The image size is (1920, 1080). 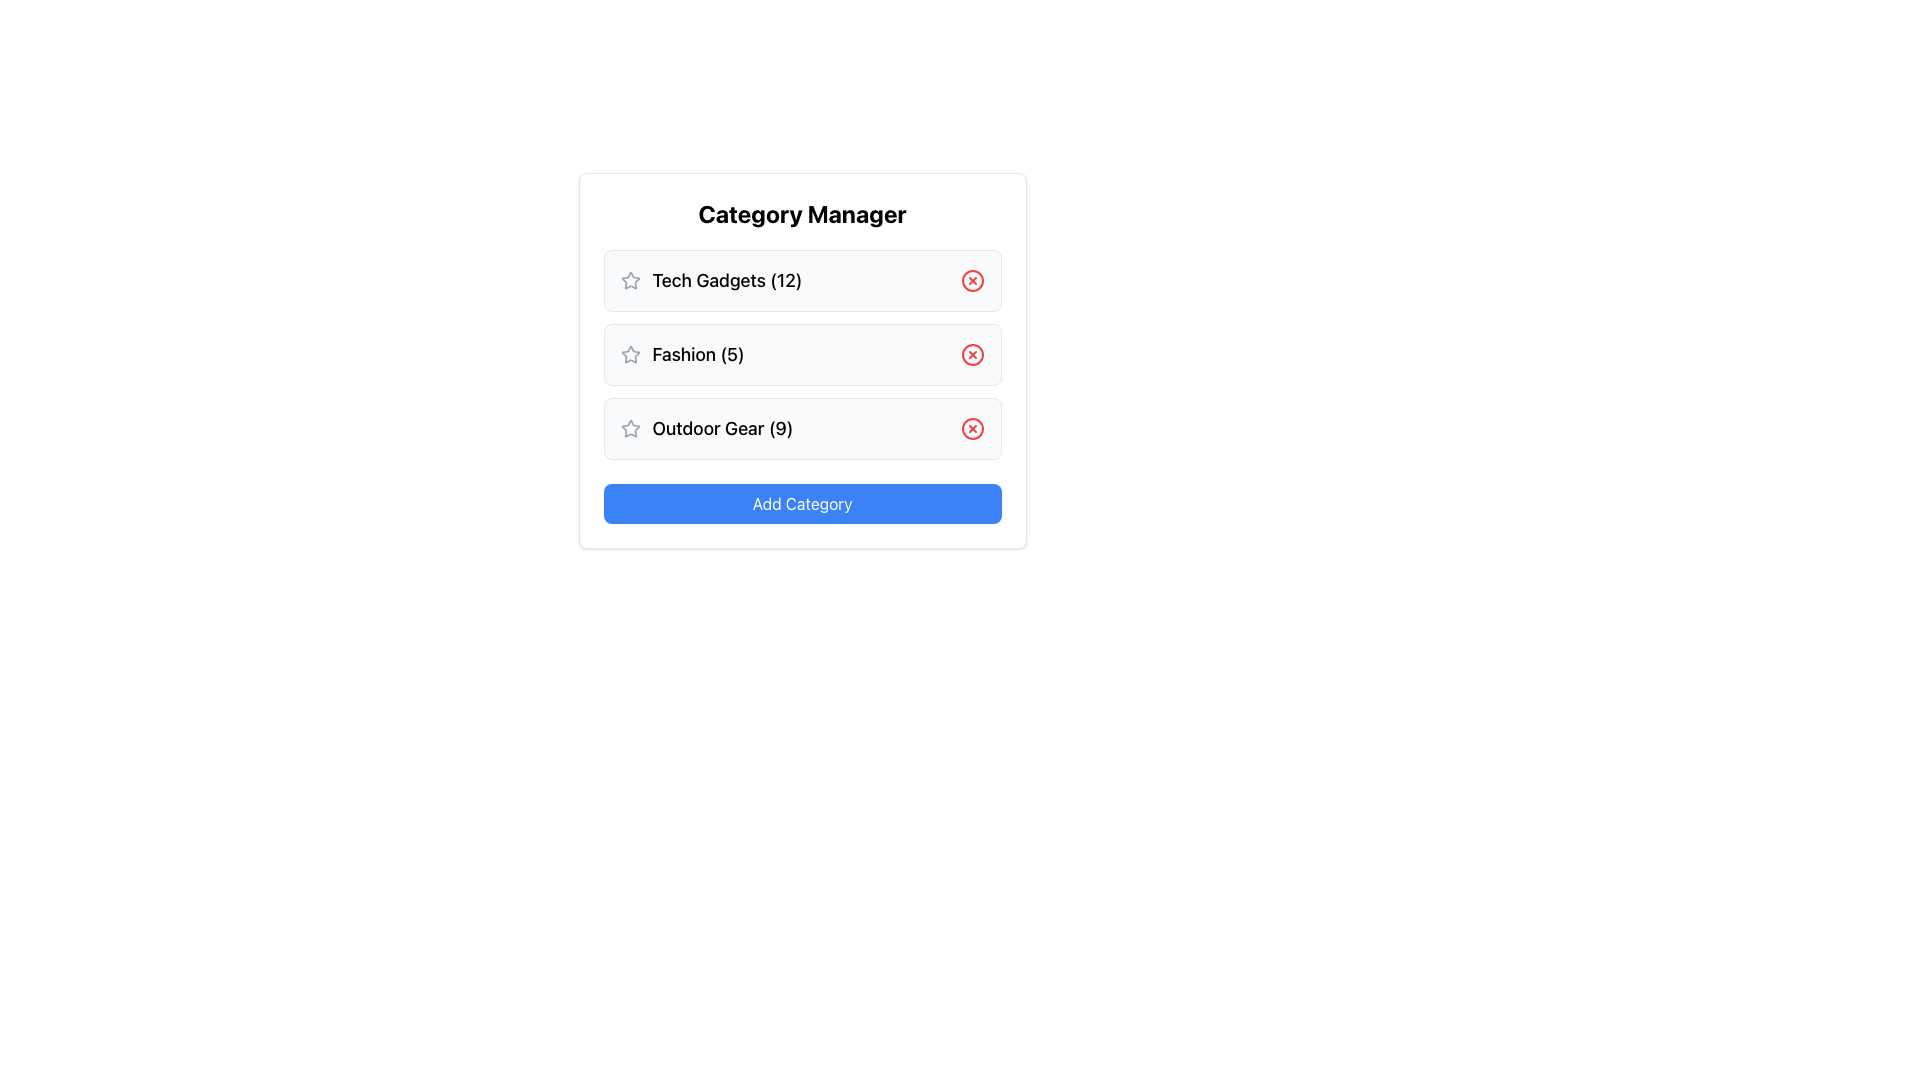 I want to click on the delete button associated with the 'Tech Gadgets (12)' category, so click(x=972, y=281).